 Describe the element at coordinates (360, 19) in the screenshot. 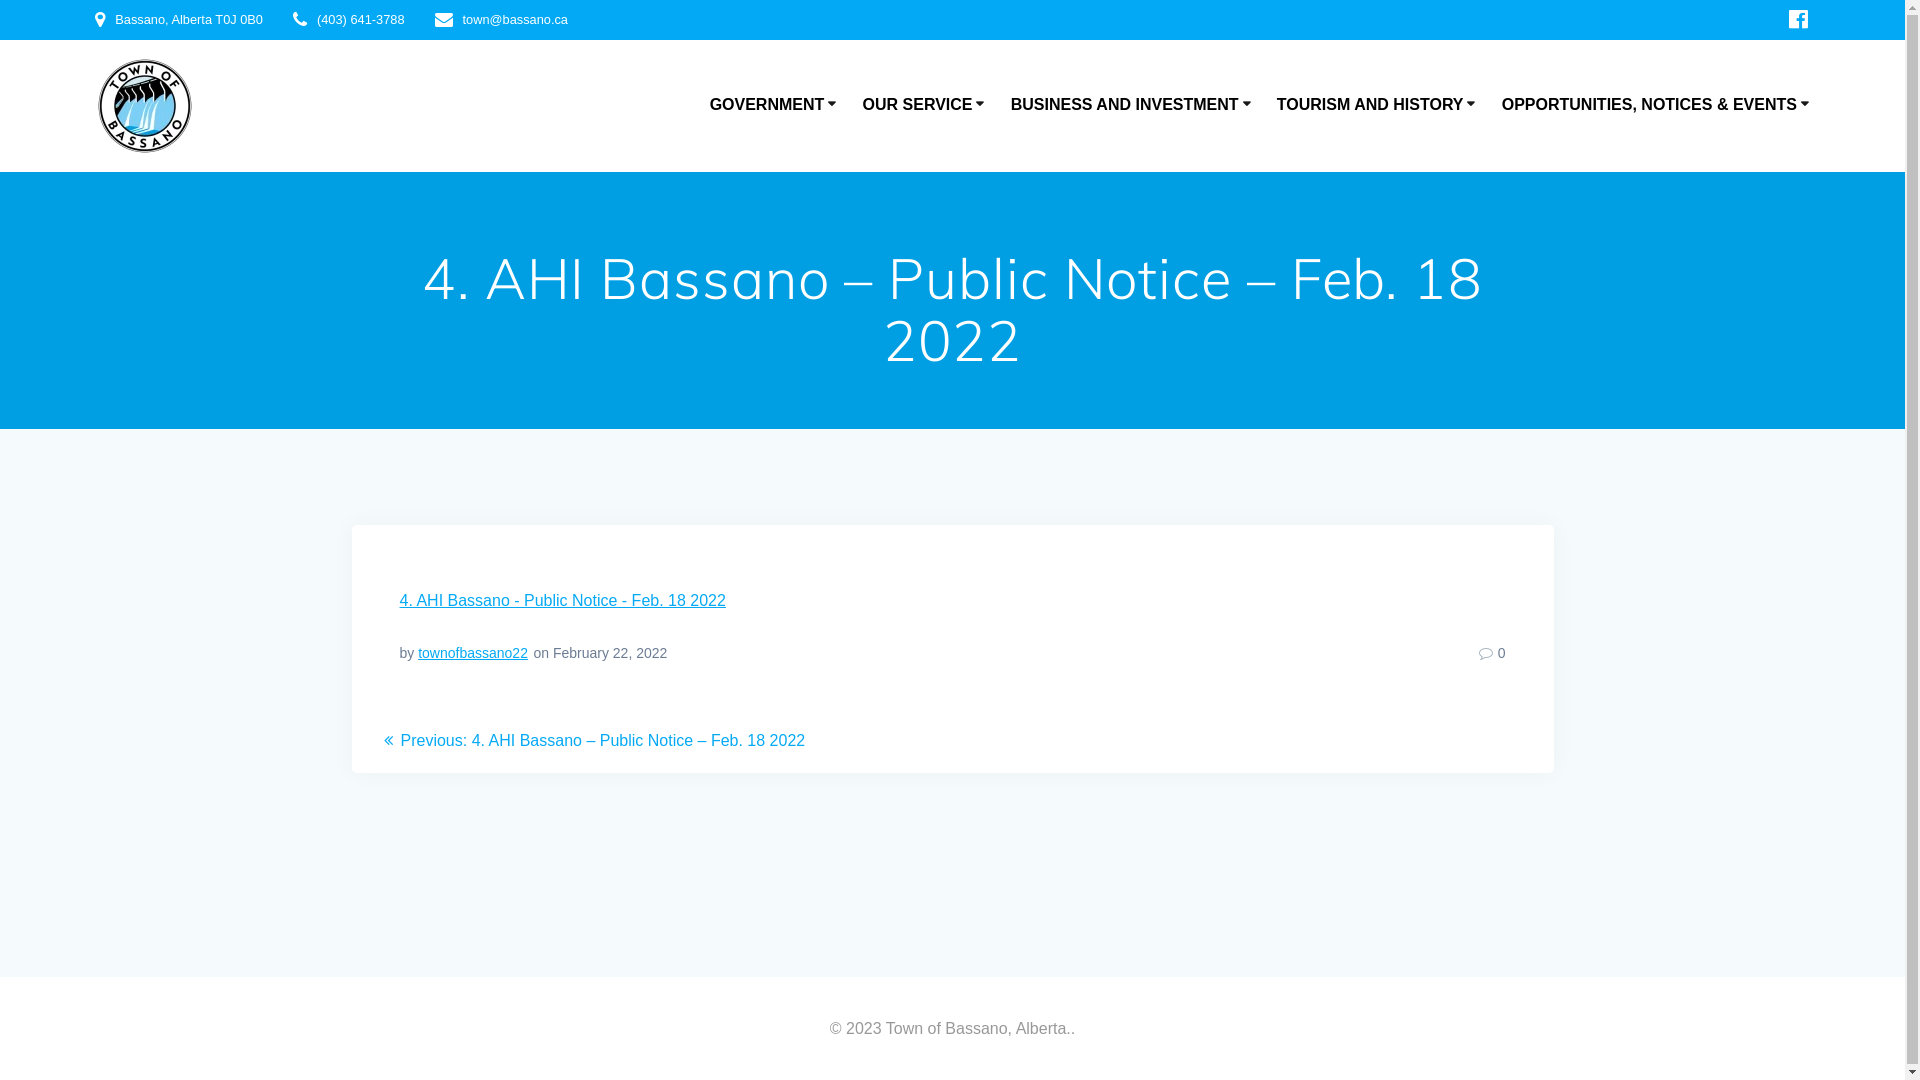

I see `'(403) 641-3788'` at that location.